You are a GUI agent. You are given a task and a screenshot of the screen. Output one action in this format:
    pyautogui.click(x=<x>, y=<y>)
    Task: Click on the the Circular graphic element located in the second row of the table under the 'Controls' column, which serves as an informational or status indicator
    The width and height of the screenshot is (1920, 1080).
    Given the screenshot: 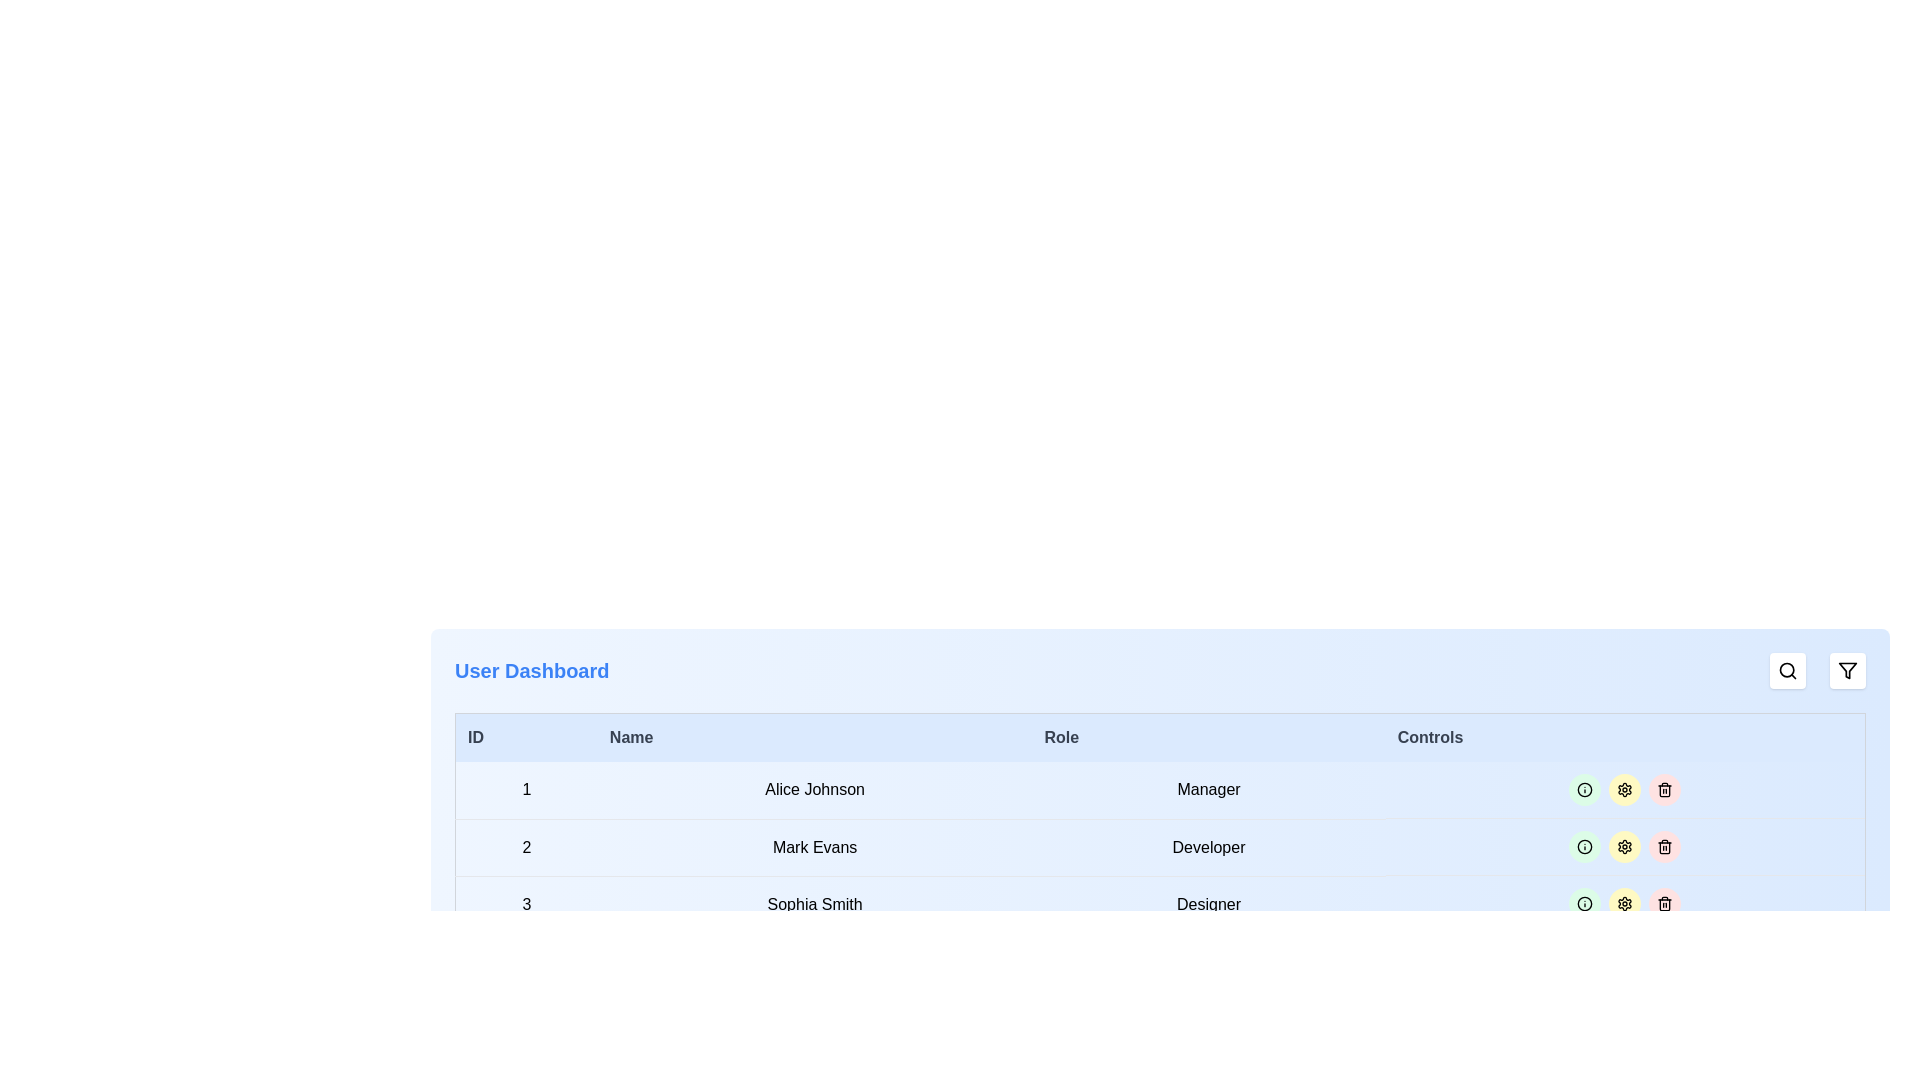 What is the action you would take?
    pyautogui.click(x=1584, y=847)
    